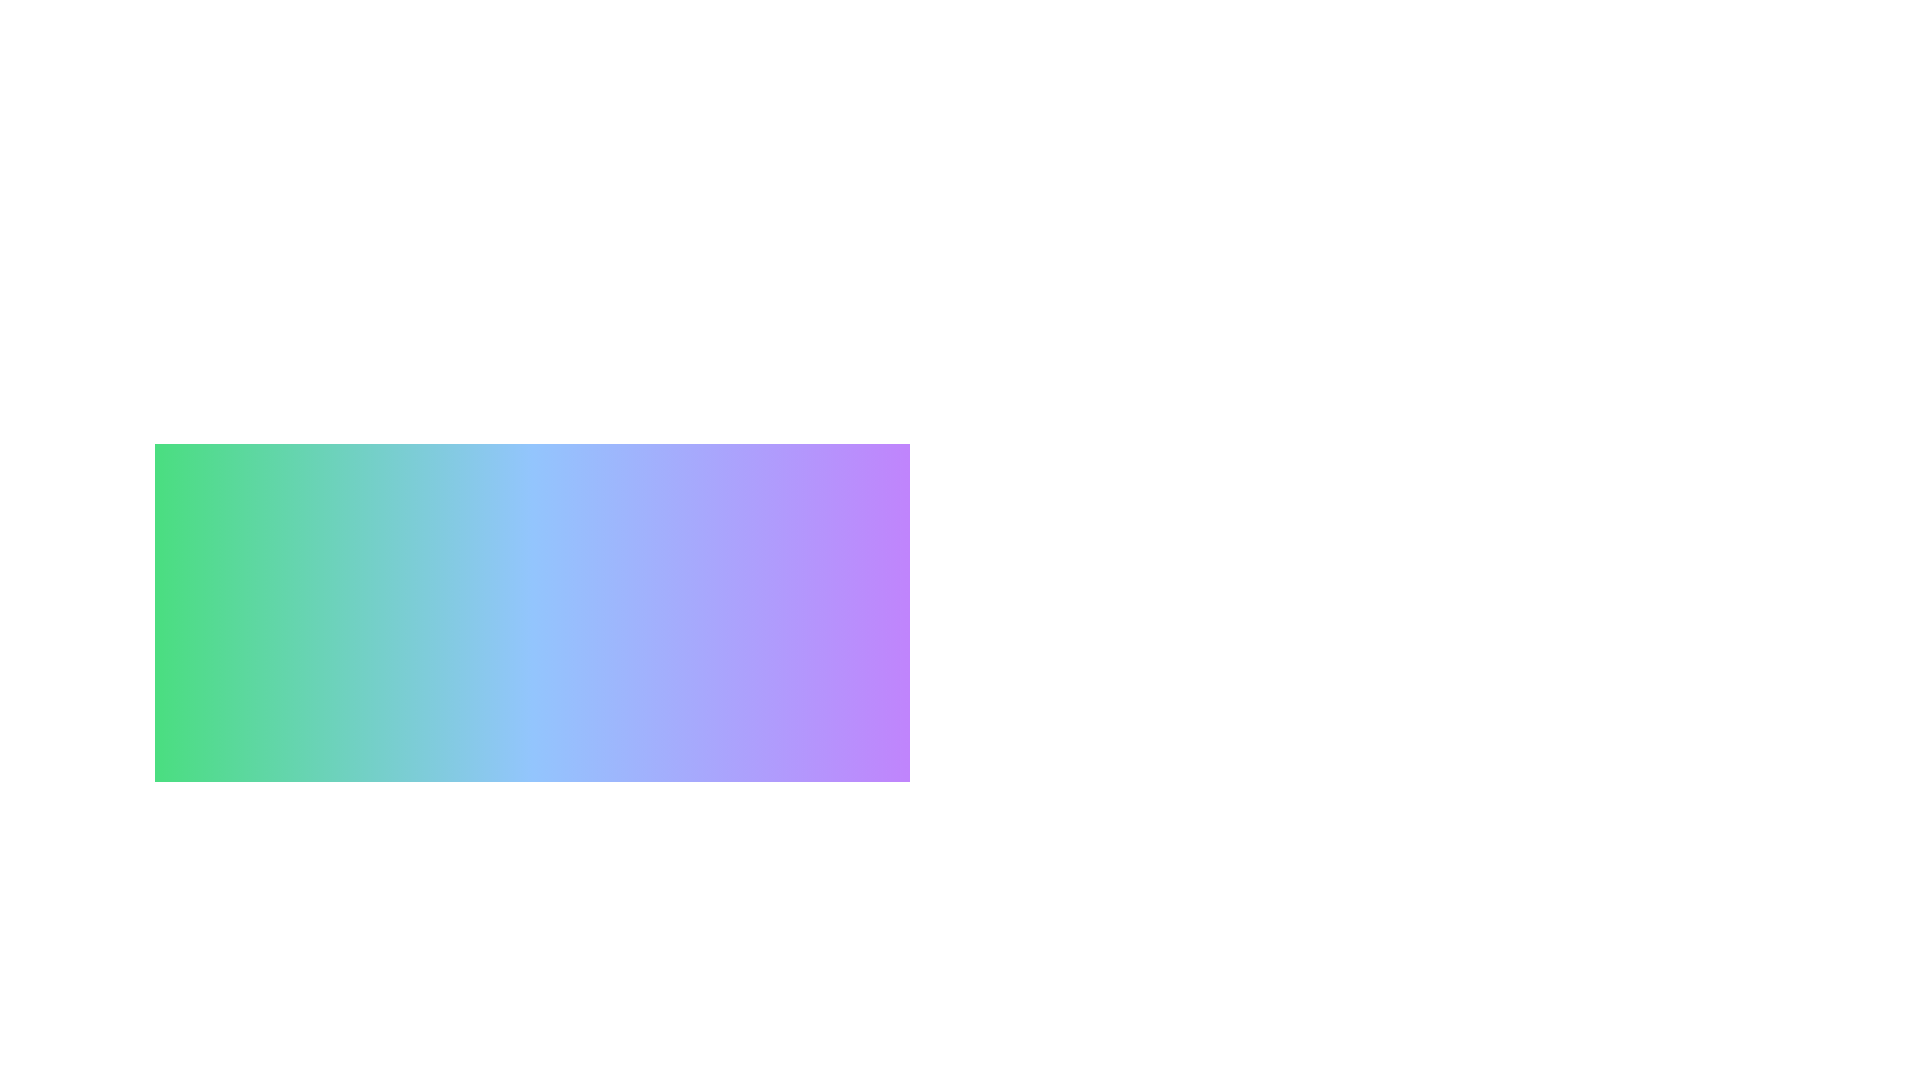 The height and width of the screenshot is (1080, 1920). What do you see at coordinates (224, 1048) in the screenshot?
I see `the preference Music to observe visual feedback` at bounding box center [224, 1048].